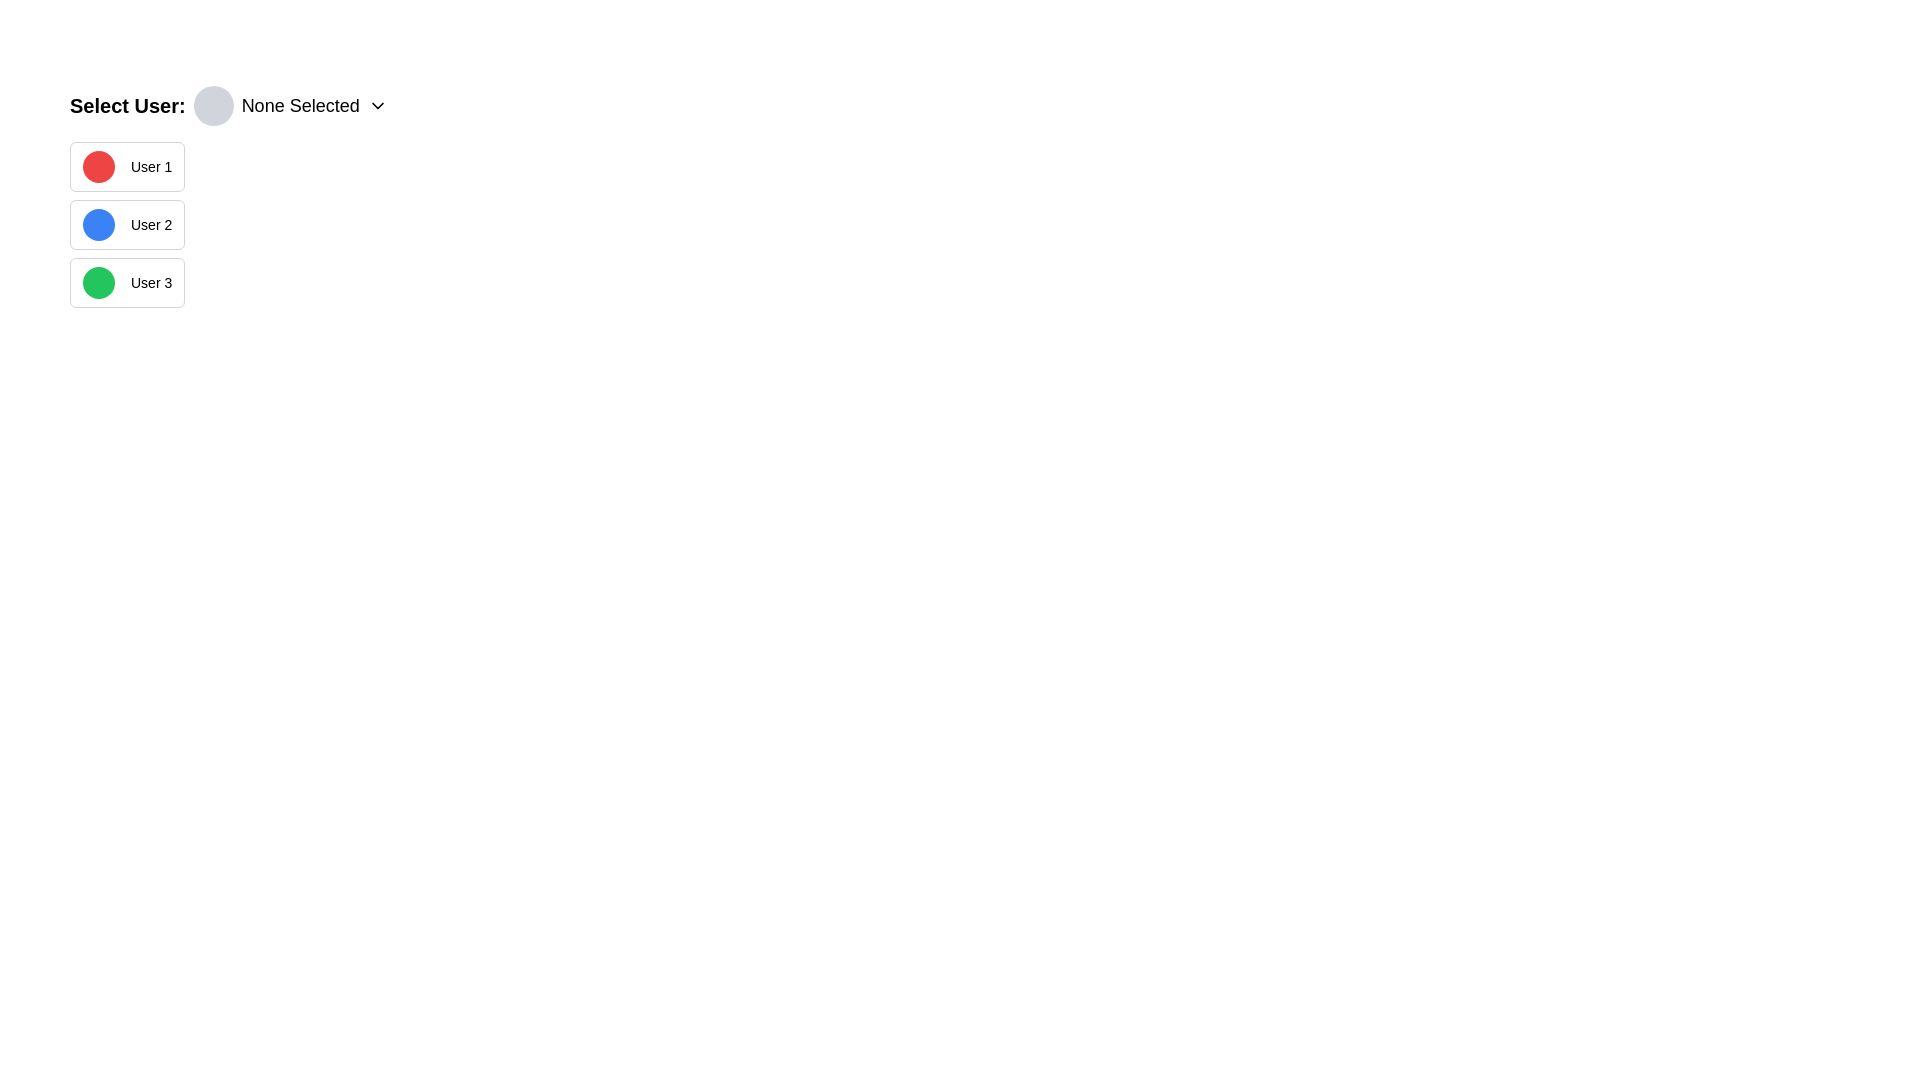 This screenshot has width=1920, height=1080. What do you see at coordinates (150, 224) in the screenshot?
I see `the label displaying 'User 2', which is styled with a small bold font and is positioned next to a blue circular icon in a vertical list of user containers` at bounding box center [150, 224].